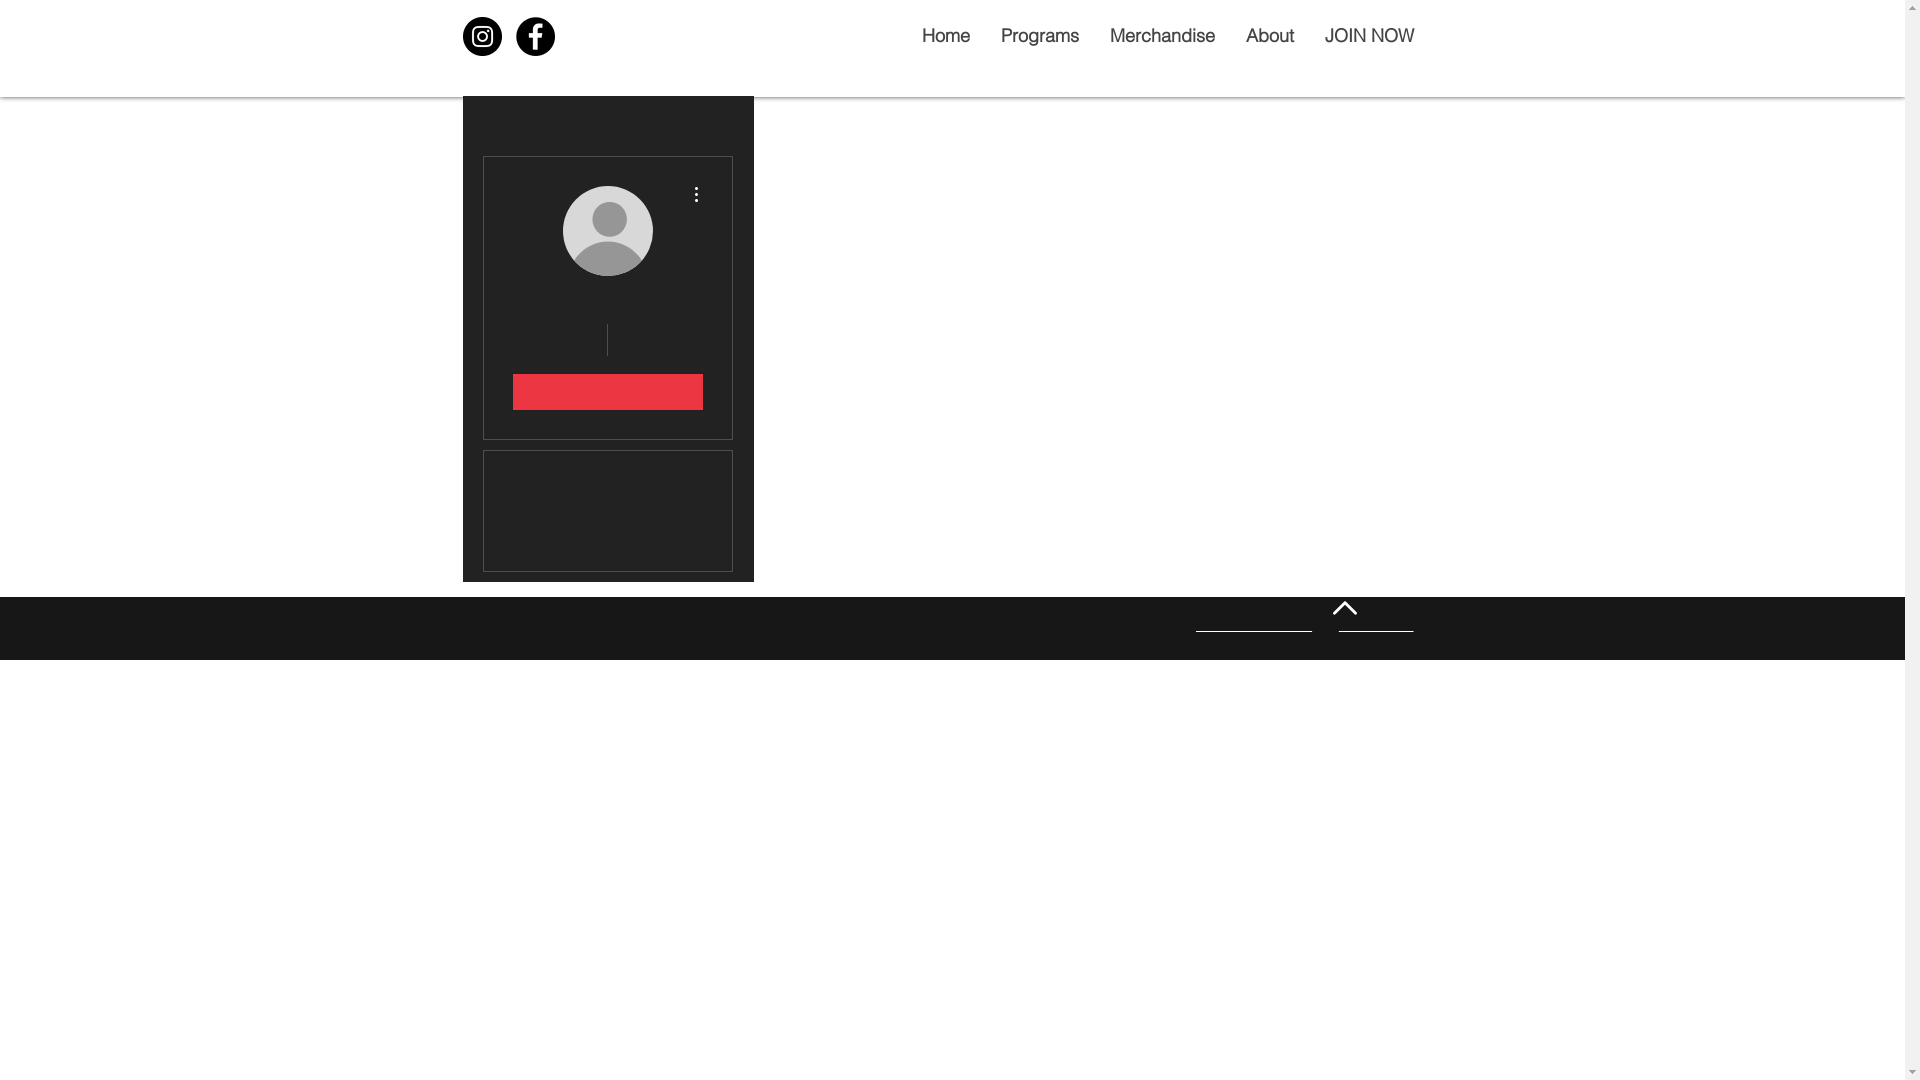  What do you see at coordinates (556, 338) in the screenshot?
I see `'0` at bounding box center [556, 338].